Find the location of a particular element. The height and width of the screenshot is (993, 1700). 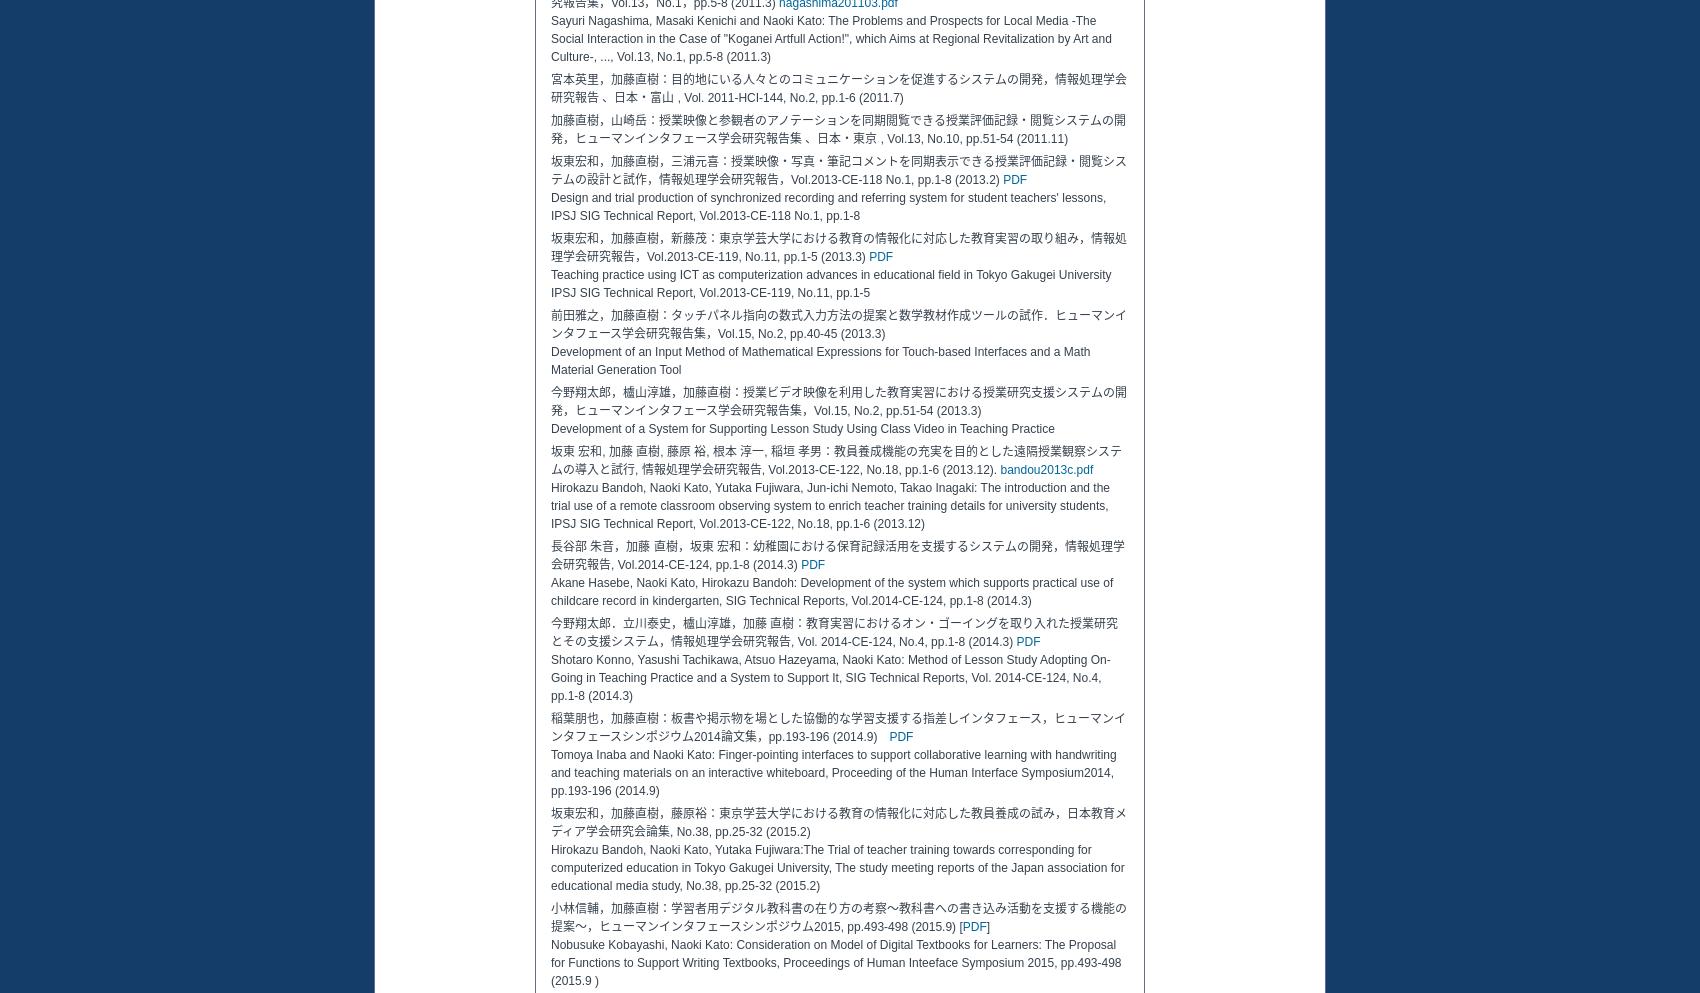

'Akane Hasebe, Naoki Kato, Hirokazu Bandoh: Development of the system which supports practical use of childcare record in kindergarten, SIG Technical Reports, Vol.2014-CE-124, pp.1-8 (2014.3)' is located at coordinates (549, 592).